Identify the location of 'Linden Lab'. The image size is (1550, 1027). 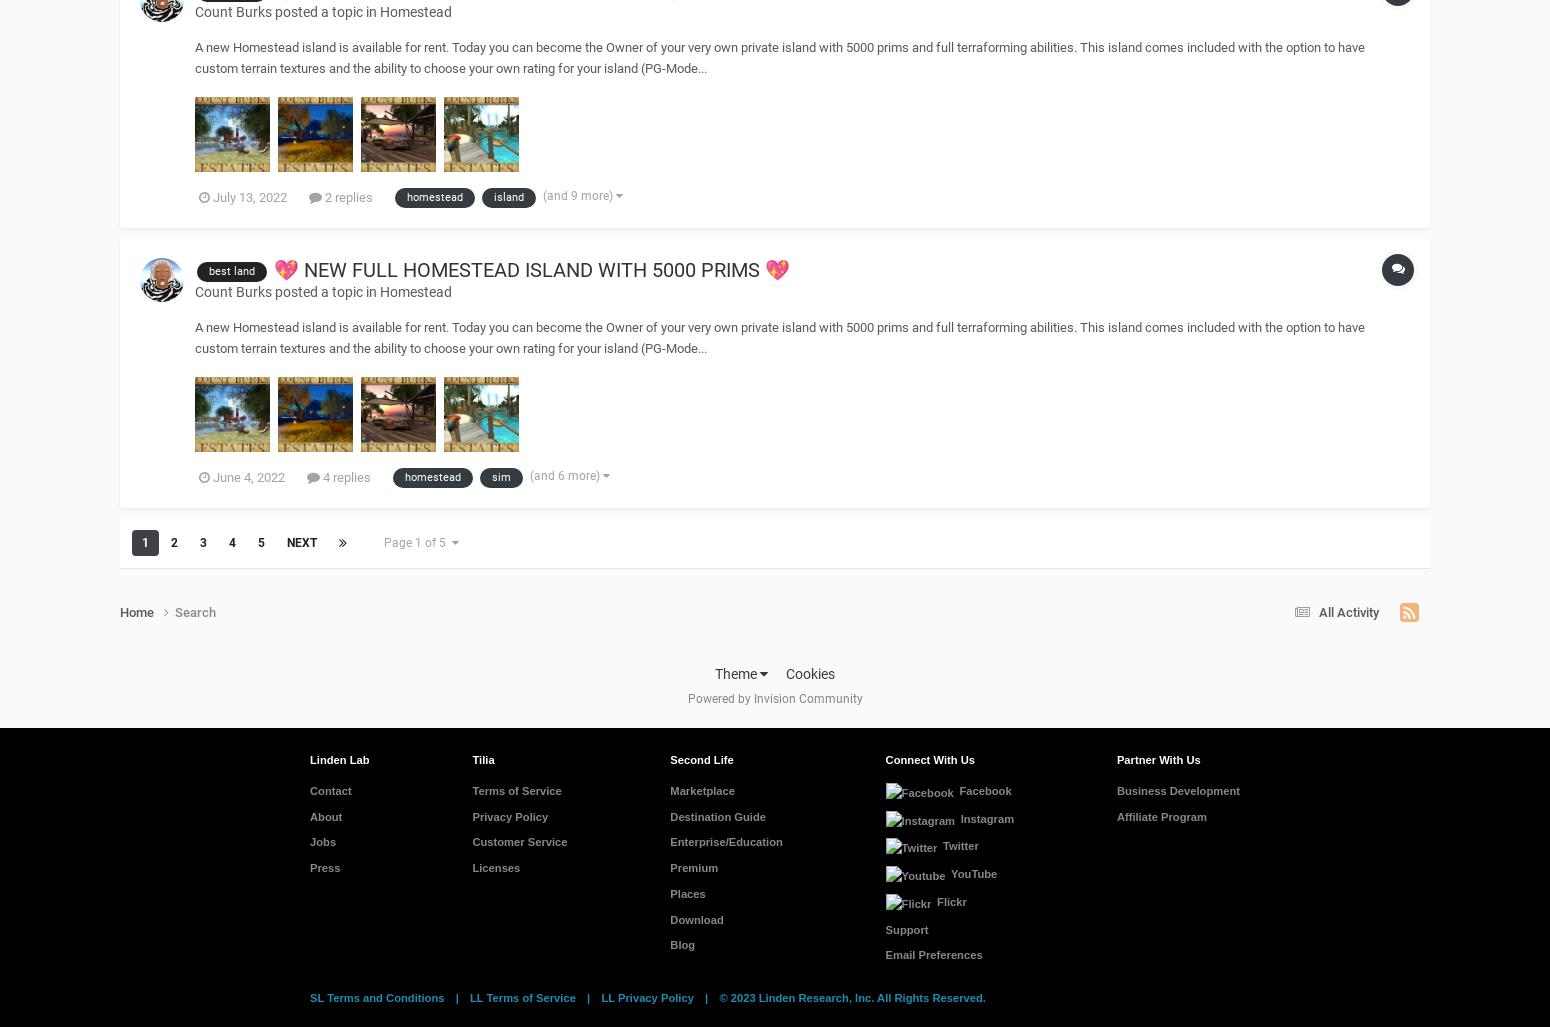
(338, 758).